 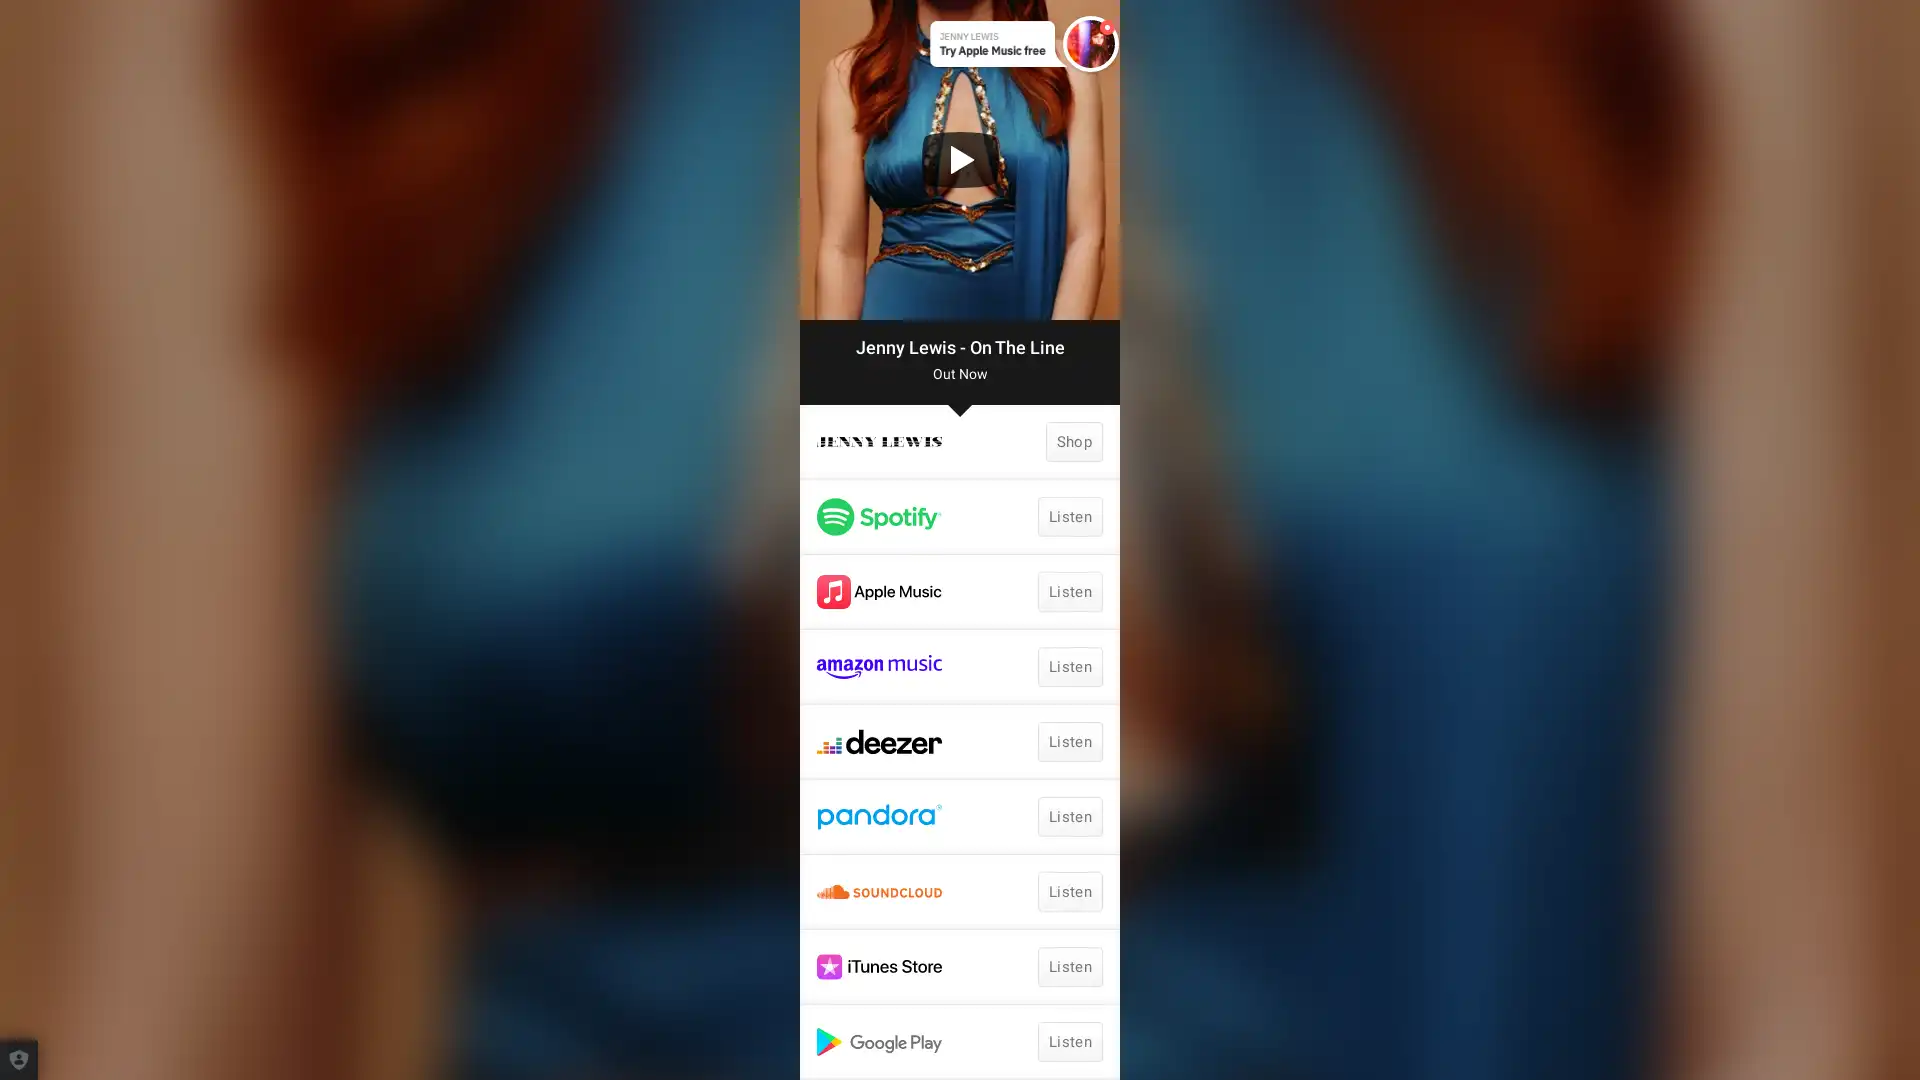 I want to click on Listen, so click(x=1069, y=1040).